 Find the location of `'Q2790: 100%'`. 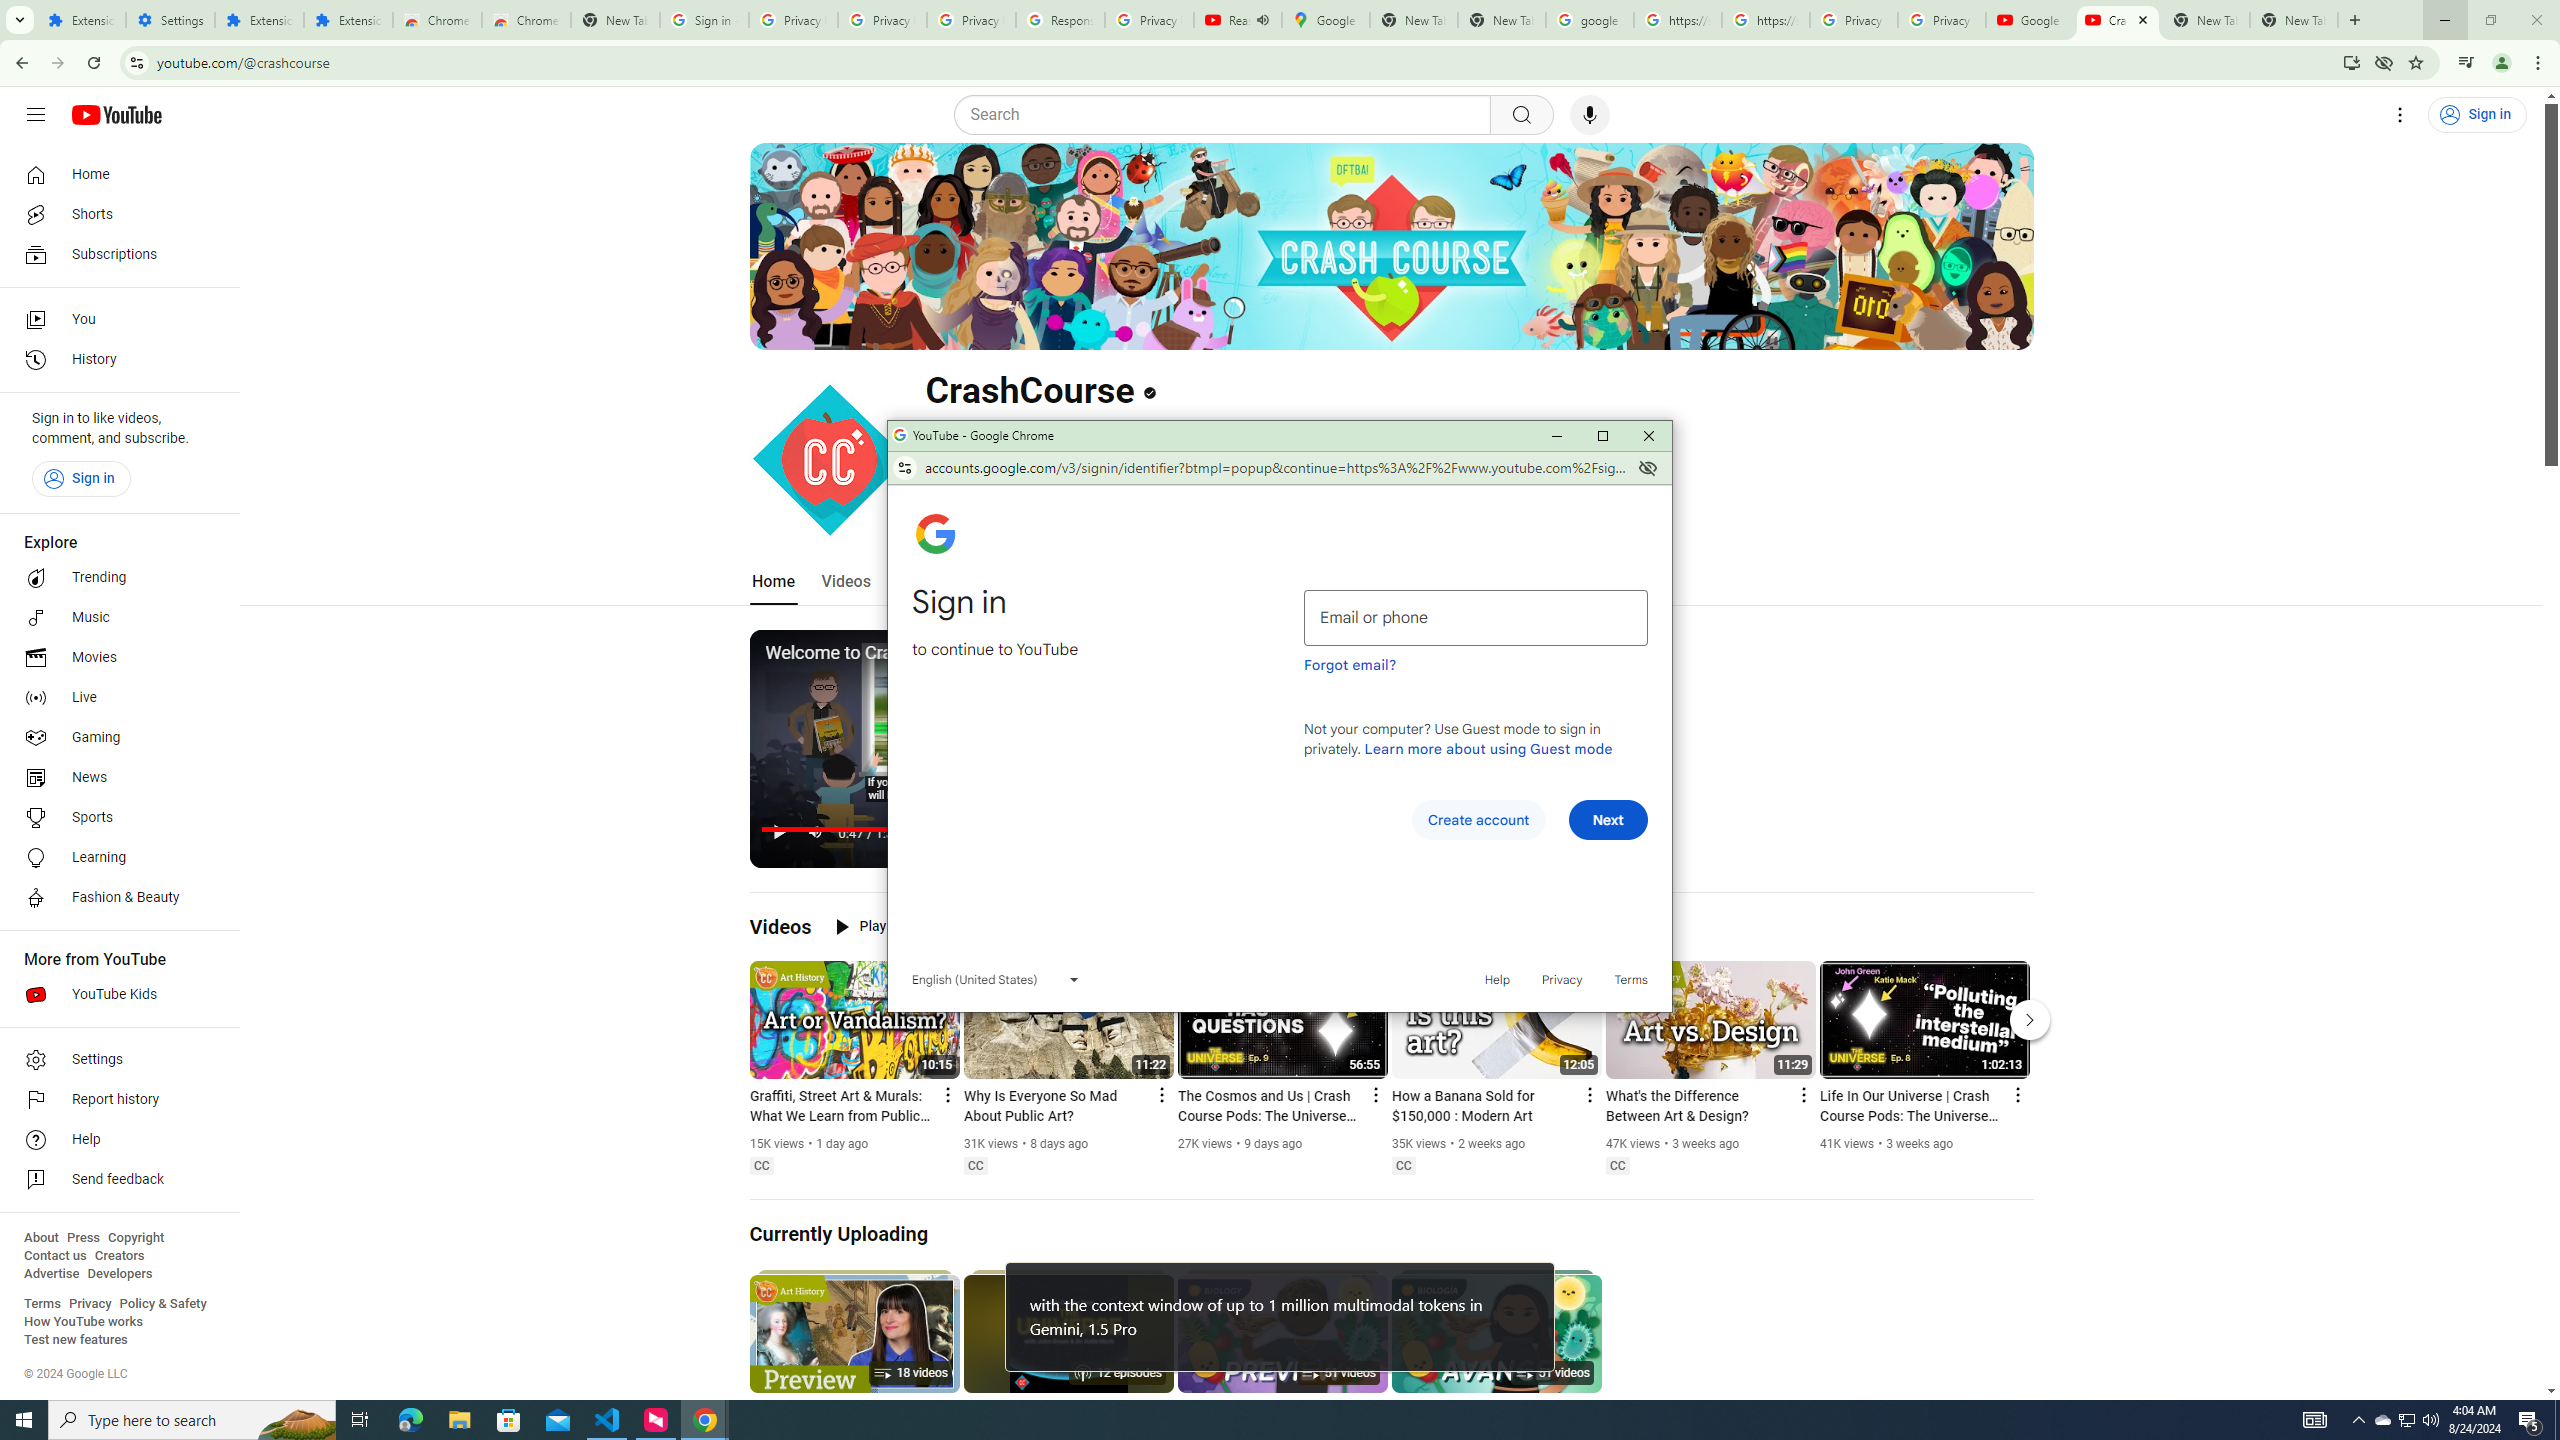

'Q2790: 100%' is located at coordinates (2429, 1418).